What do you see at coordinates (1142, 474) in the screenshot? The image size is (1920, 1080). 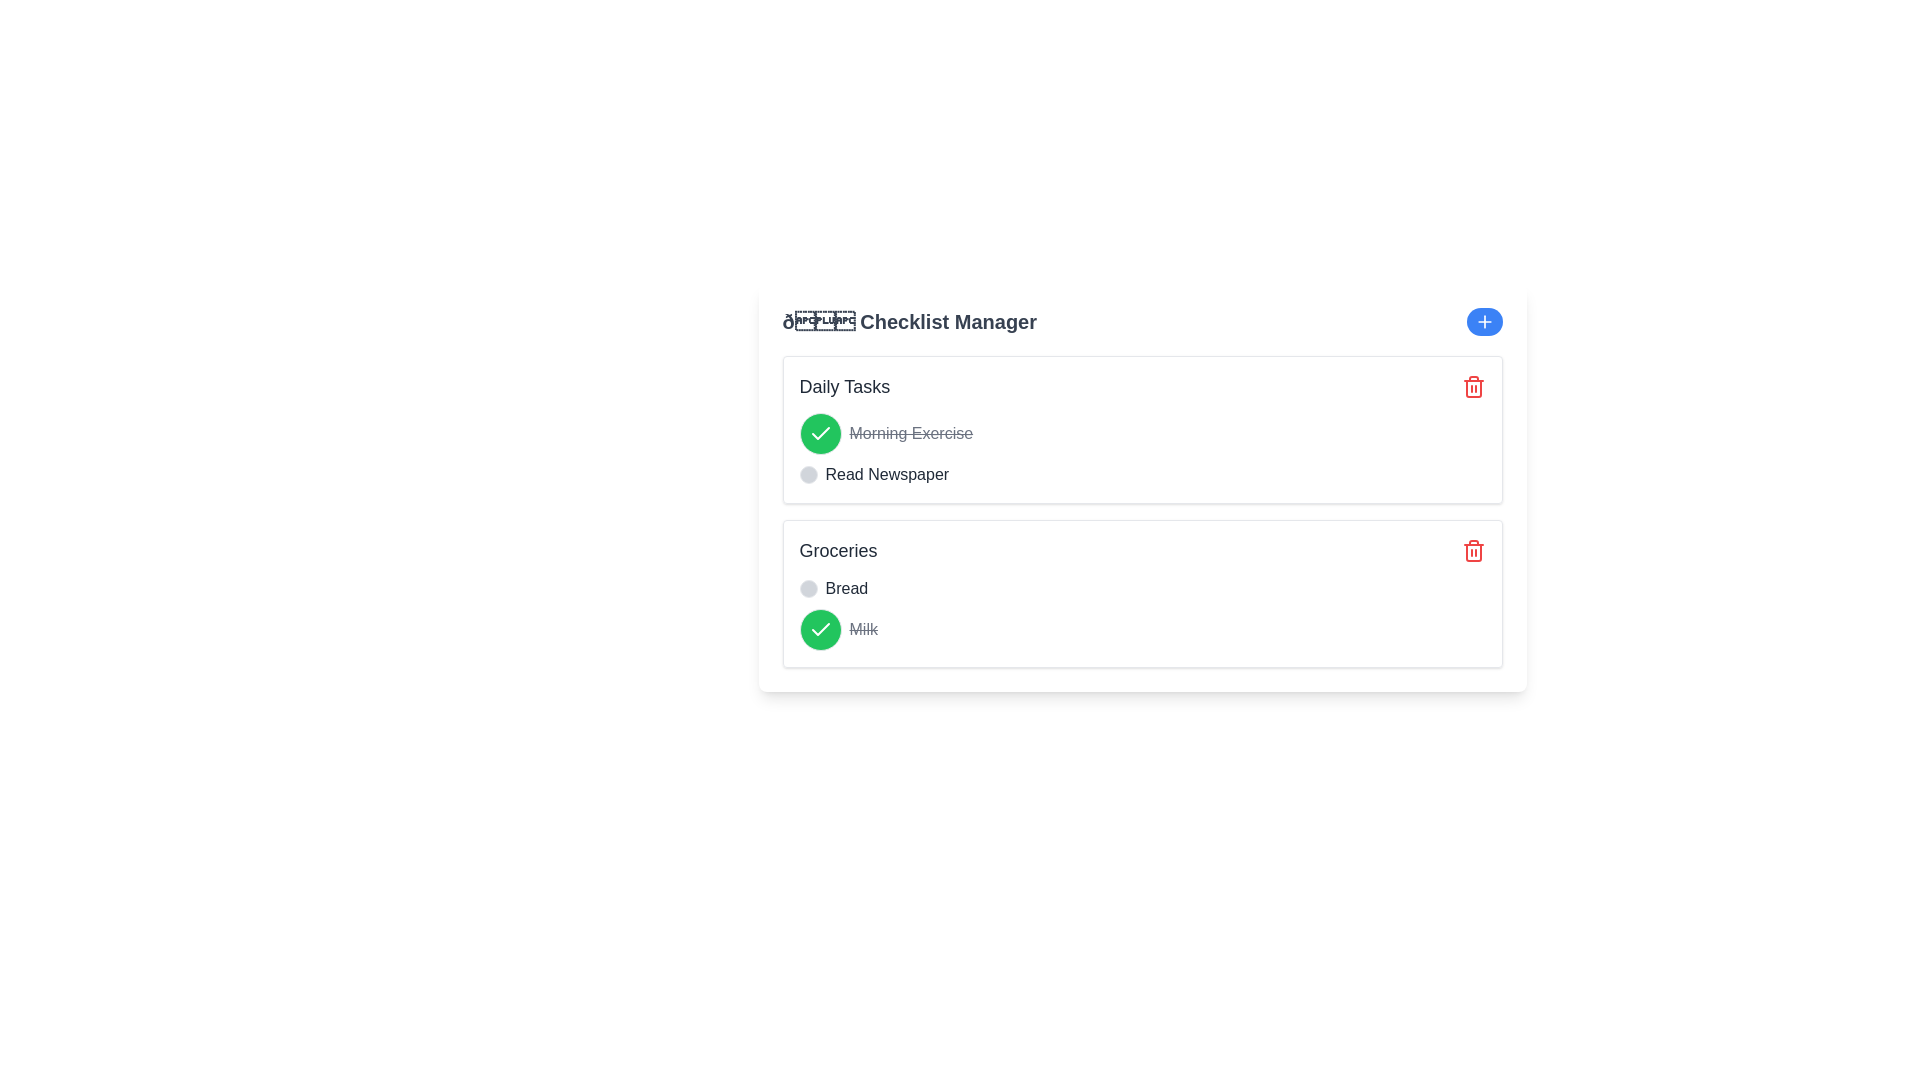 I see `the second unselected task in the Daily Tasks checklist` at bounding box center [1142, 474].